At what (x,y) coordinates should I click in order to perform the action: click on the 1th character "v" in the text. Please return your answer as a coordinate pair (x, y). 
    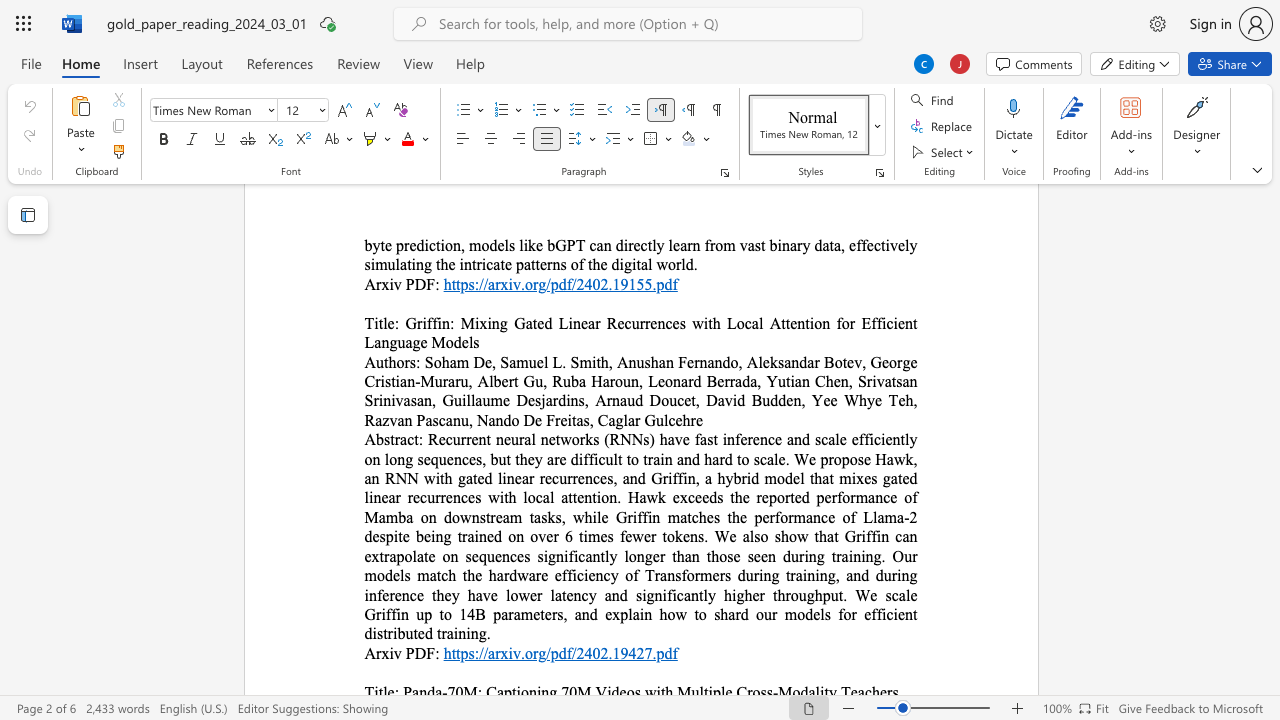
    Looking at the image, I should click on (397, 653).